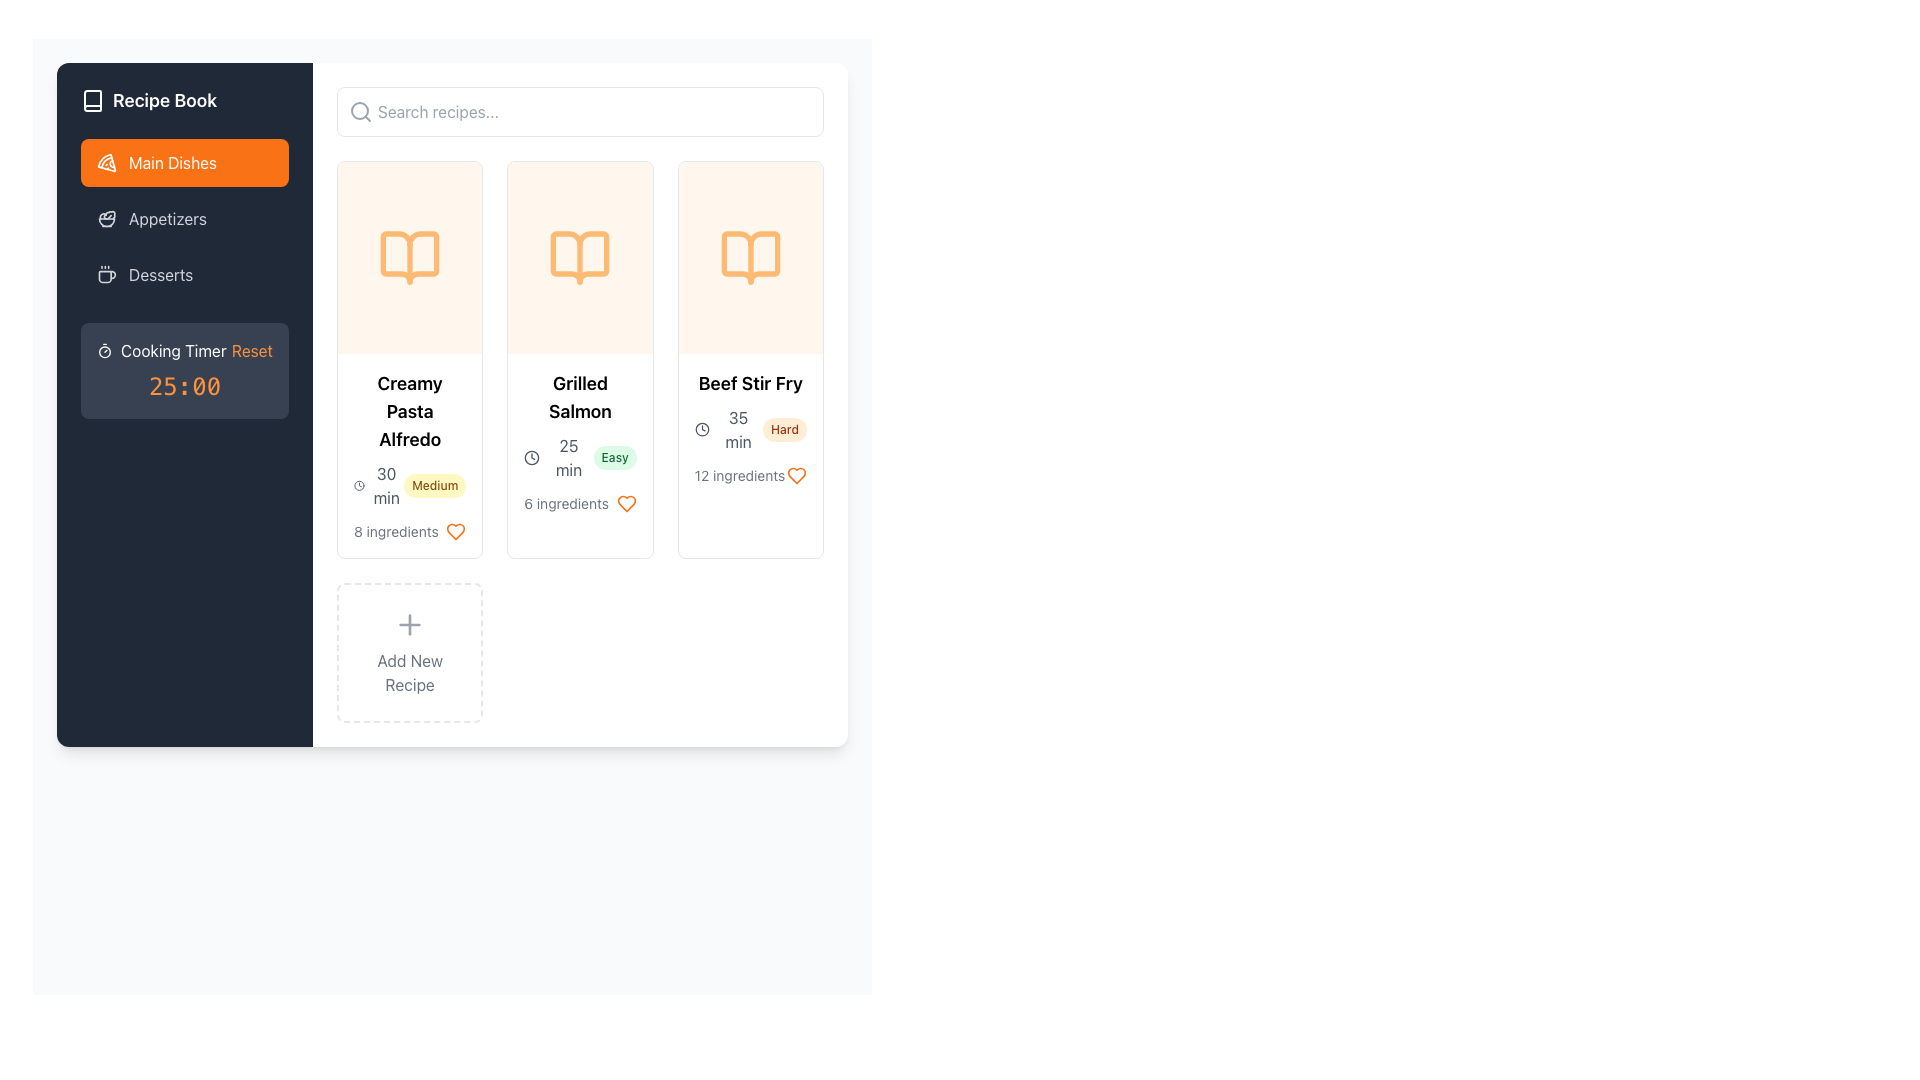 The height and width of the screenshot is (1080, 1920). Describe the element at coordinates (173, 350) in the screenshot. I see `the text label indicating the title or purpose of the adjacent timer functionality located in the sidebar below the 'Main Dishes' category` at that location.